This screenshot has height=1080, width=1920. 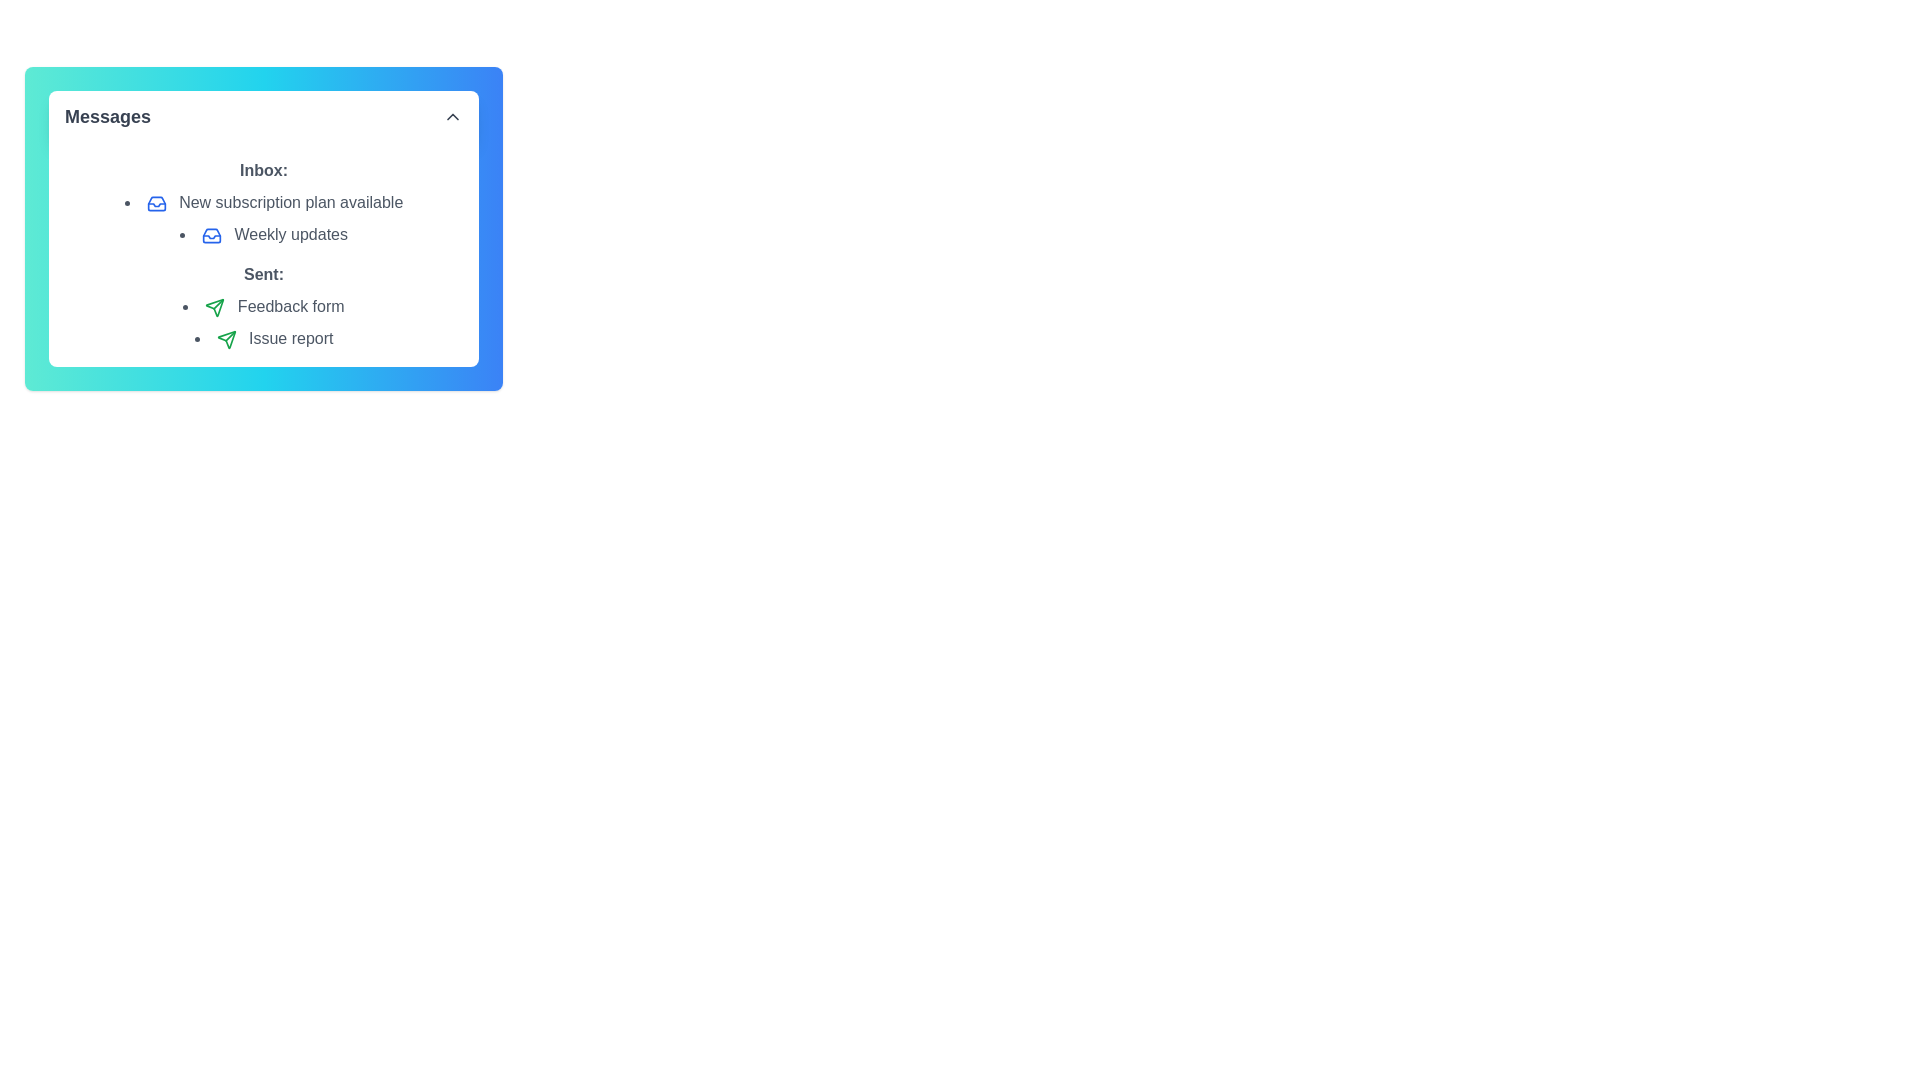 What do you see at coordinates (155, 203) in the screenshot?
I see `the inbox tray icon with a blue outline located under the 'Inbox' section, just above the text 'New subscription plan available'` at bounding box center [155, 203].